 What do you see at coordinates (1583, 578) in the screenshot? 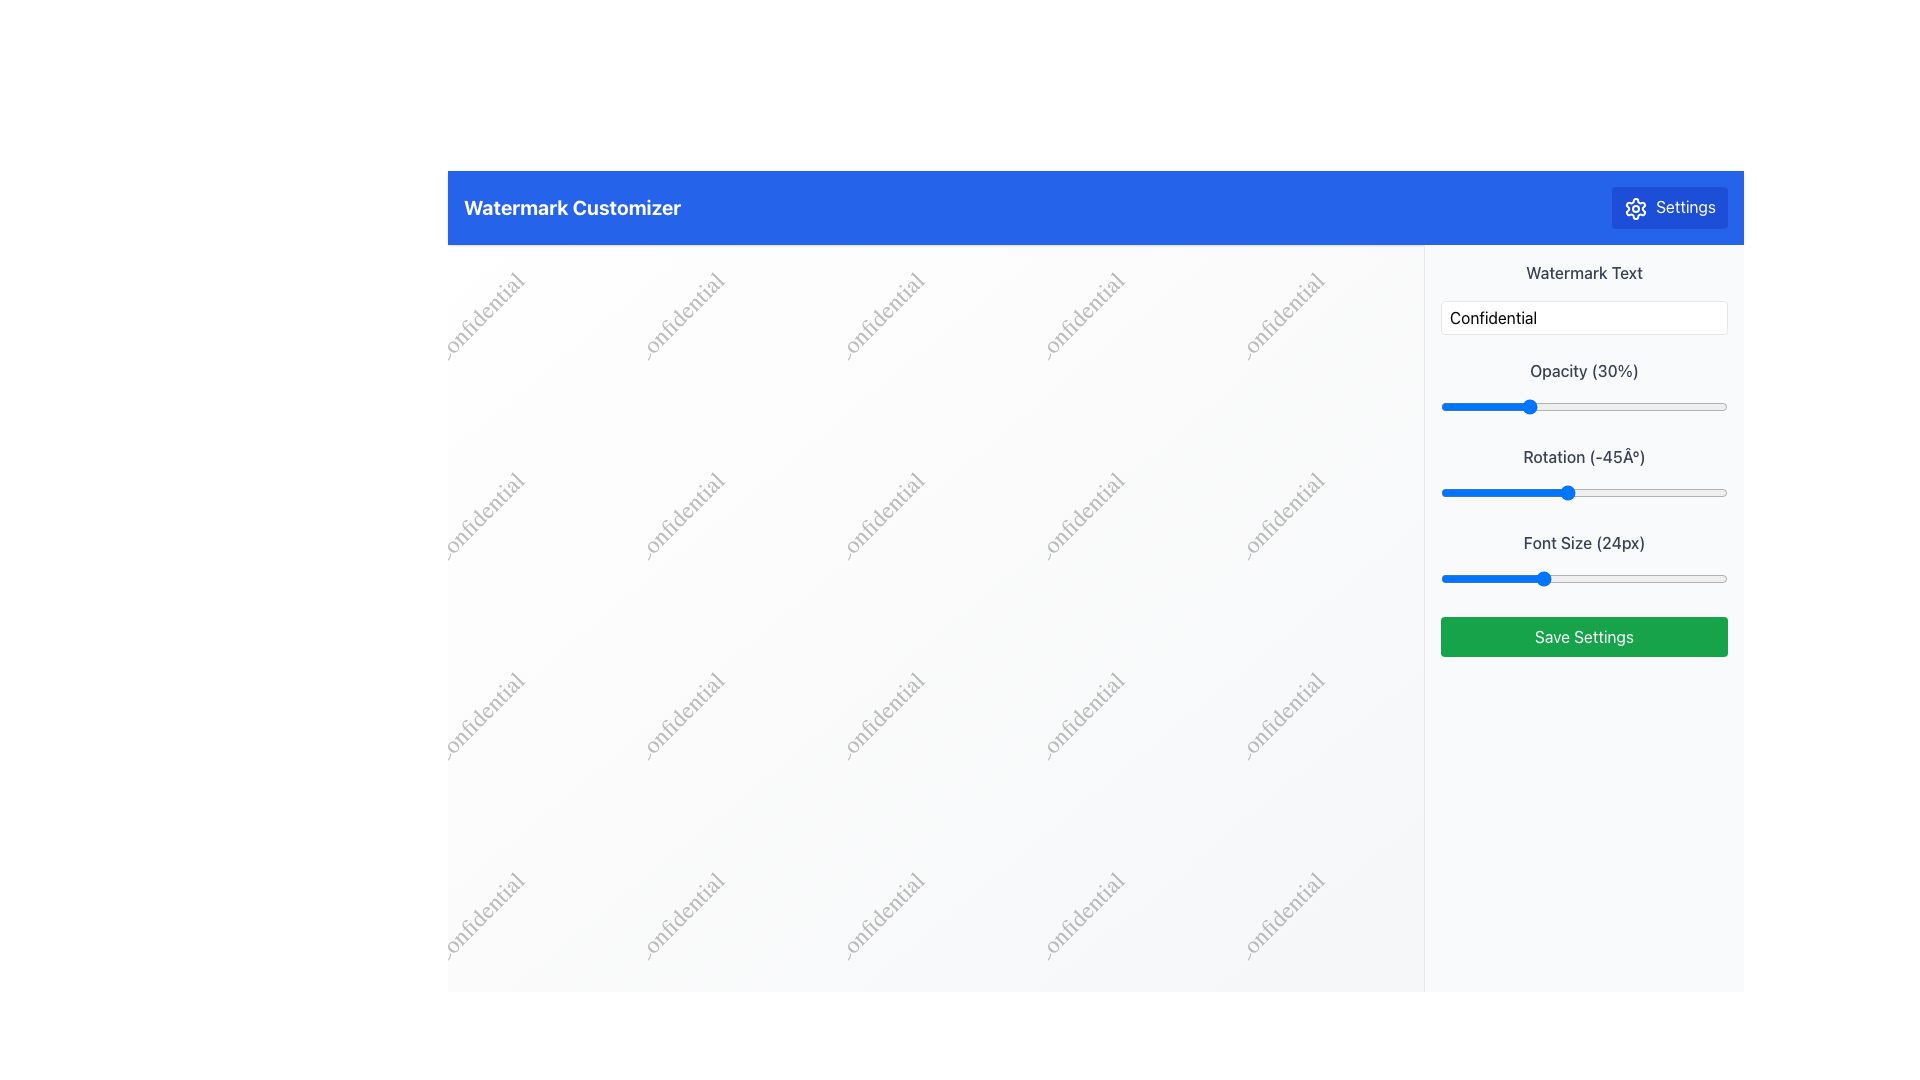
I see `the track of the Range Slider located below the 'Font Size (24px)' label to adjust its position` at bounding box center [1583, 578].